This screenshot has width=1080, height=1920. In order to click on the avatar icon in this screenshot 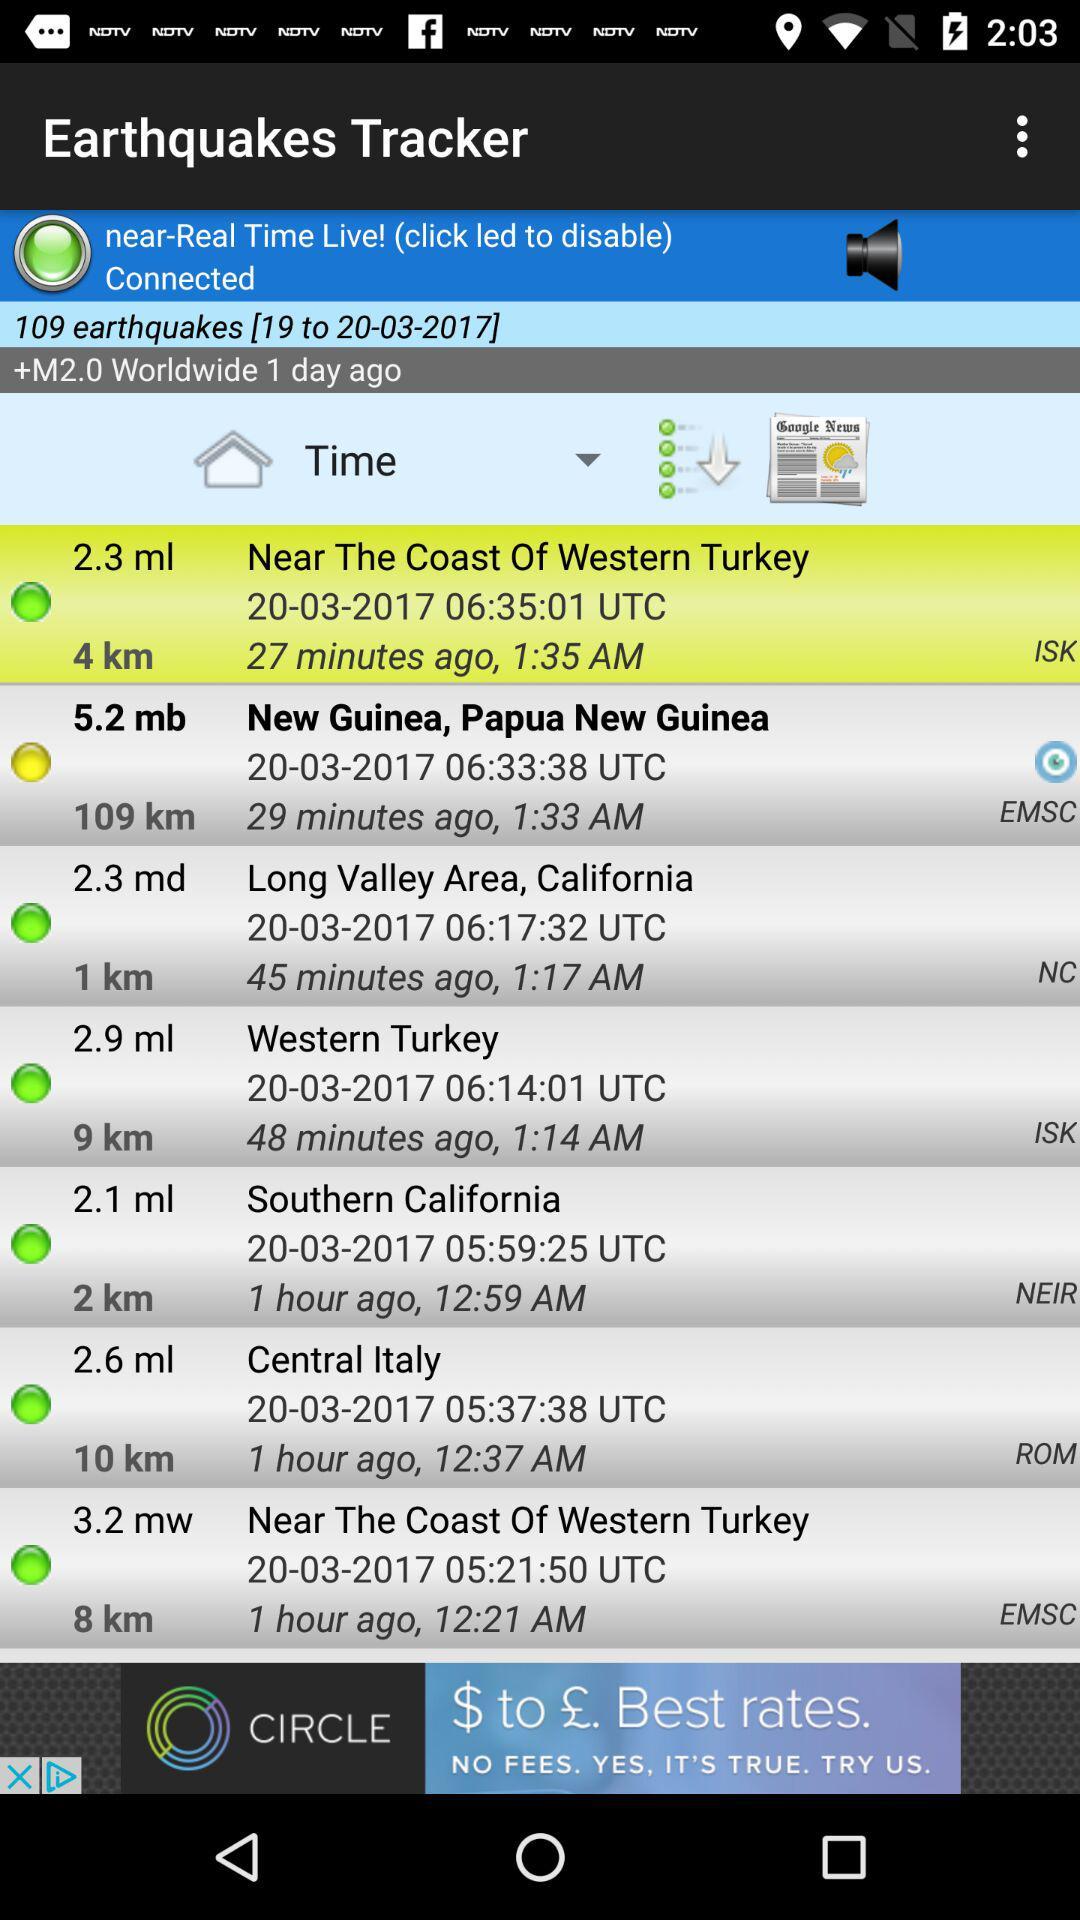, I will do `click(873, 253)`.